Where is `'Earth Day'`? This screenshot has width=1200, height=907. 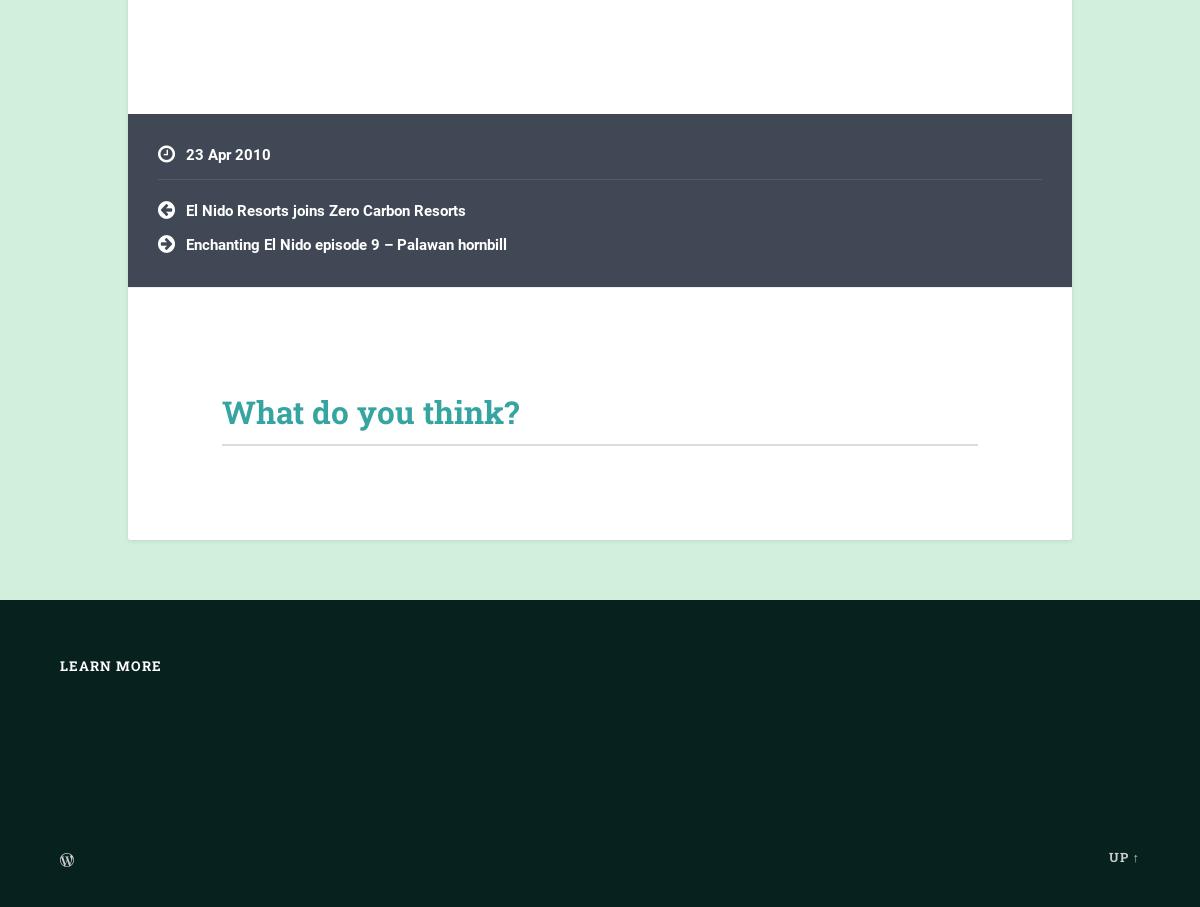
'Earth Day' is located at coordinates (202, 198).